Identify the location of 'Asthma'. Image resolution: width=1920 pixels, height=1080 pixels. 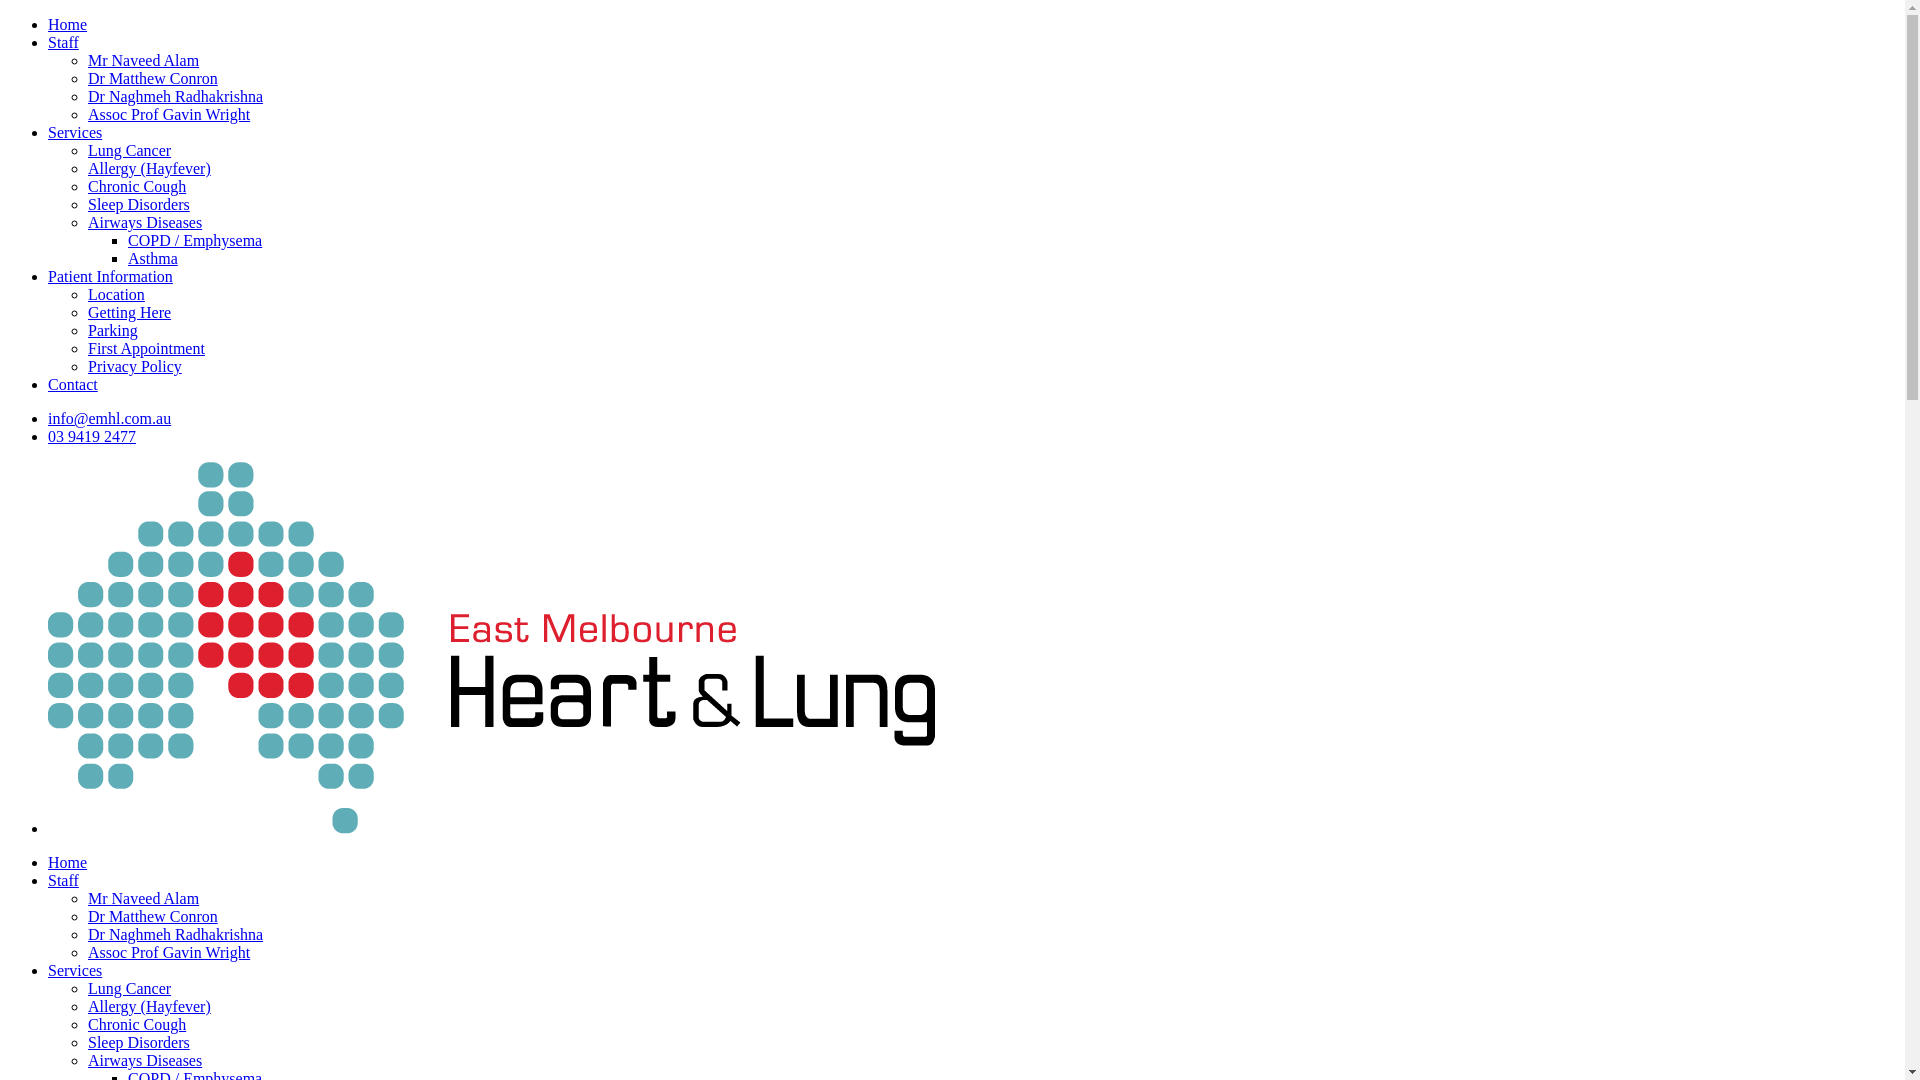
(152, 257).